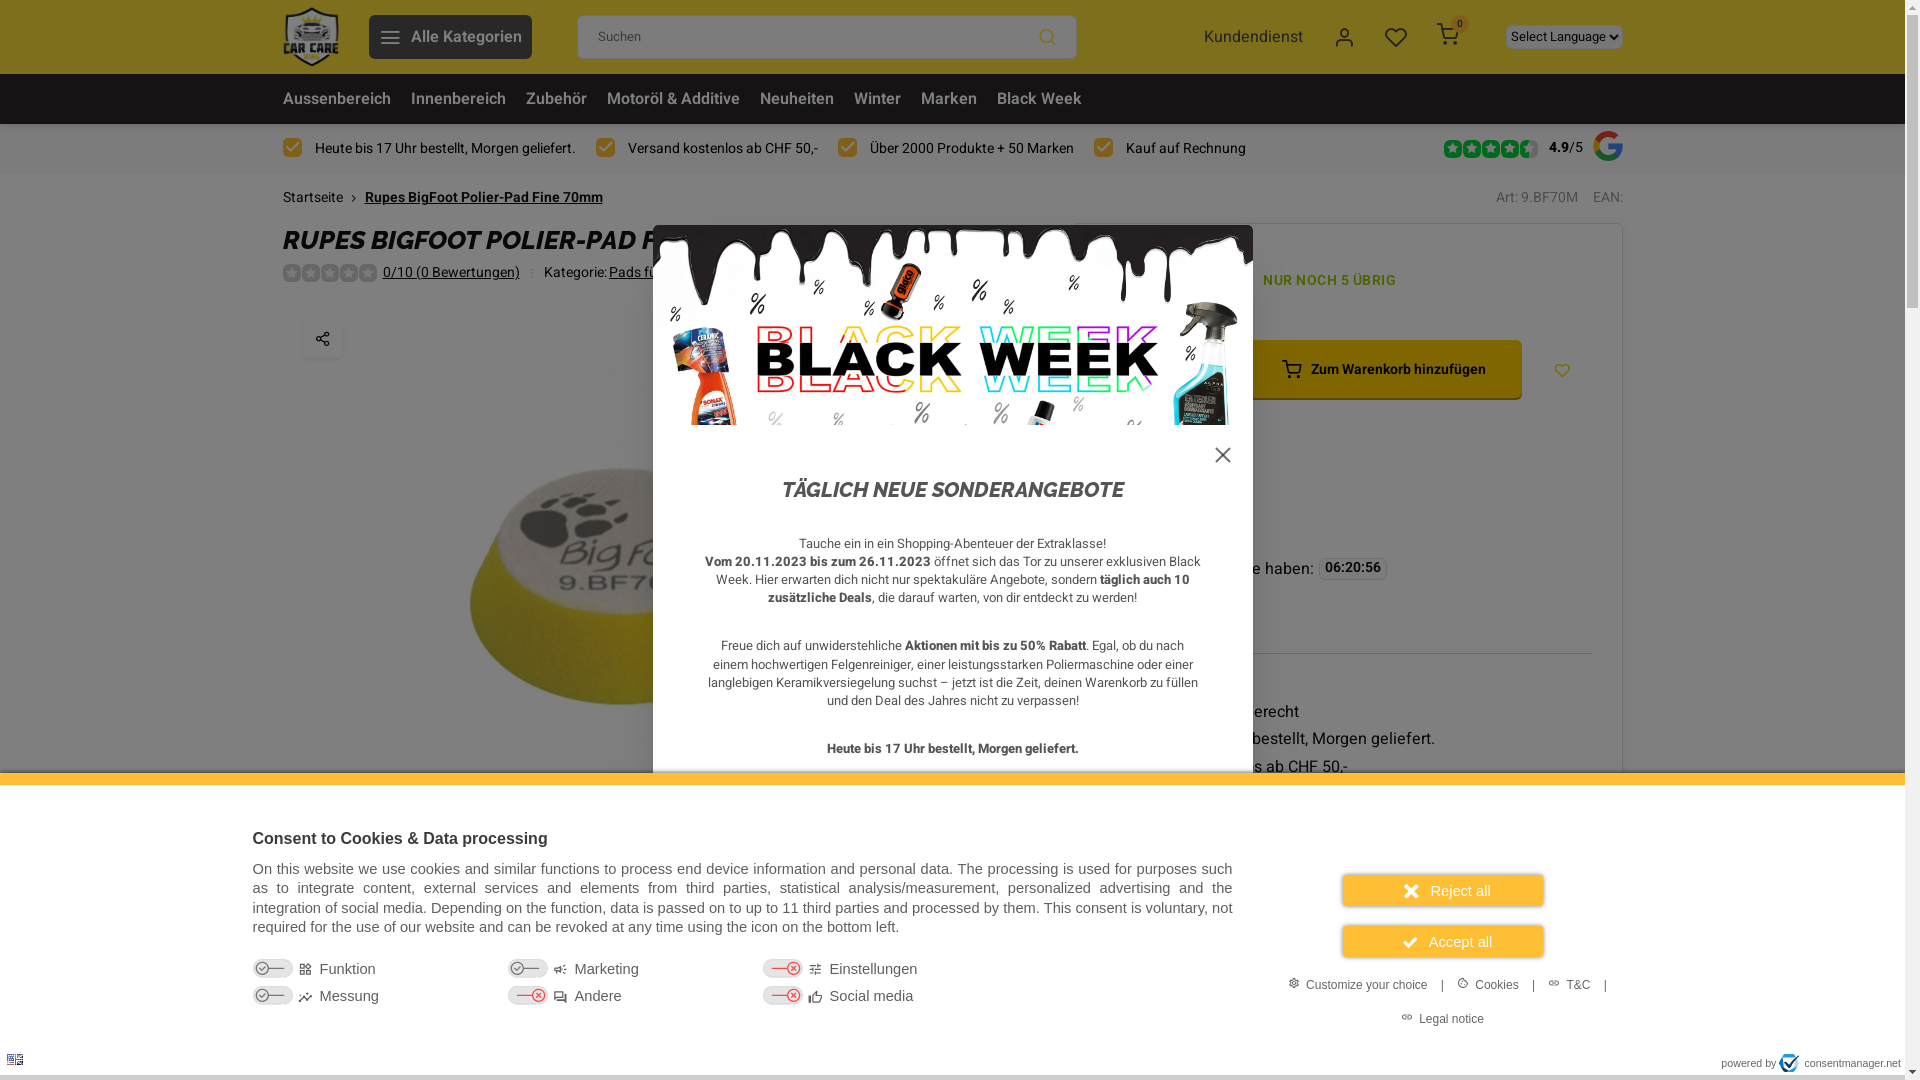  What do you see at coordinates (281, 198) in the screenshot?
I see `'Startseite'` at bounding box center [281, 198].